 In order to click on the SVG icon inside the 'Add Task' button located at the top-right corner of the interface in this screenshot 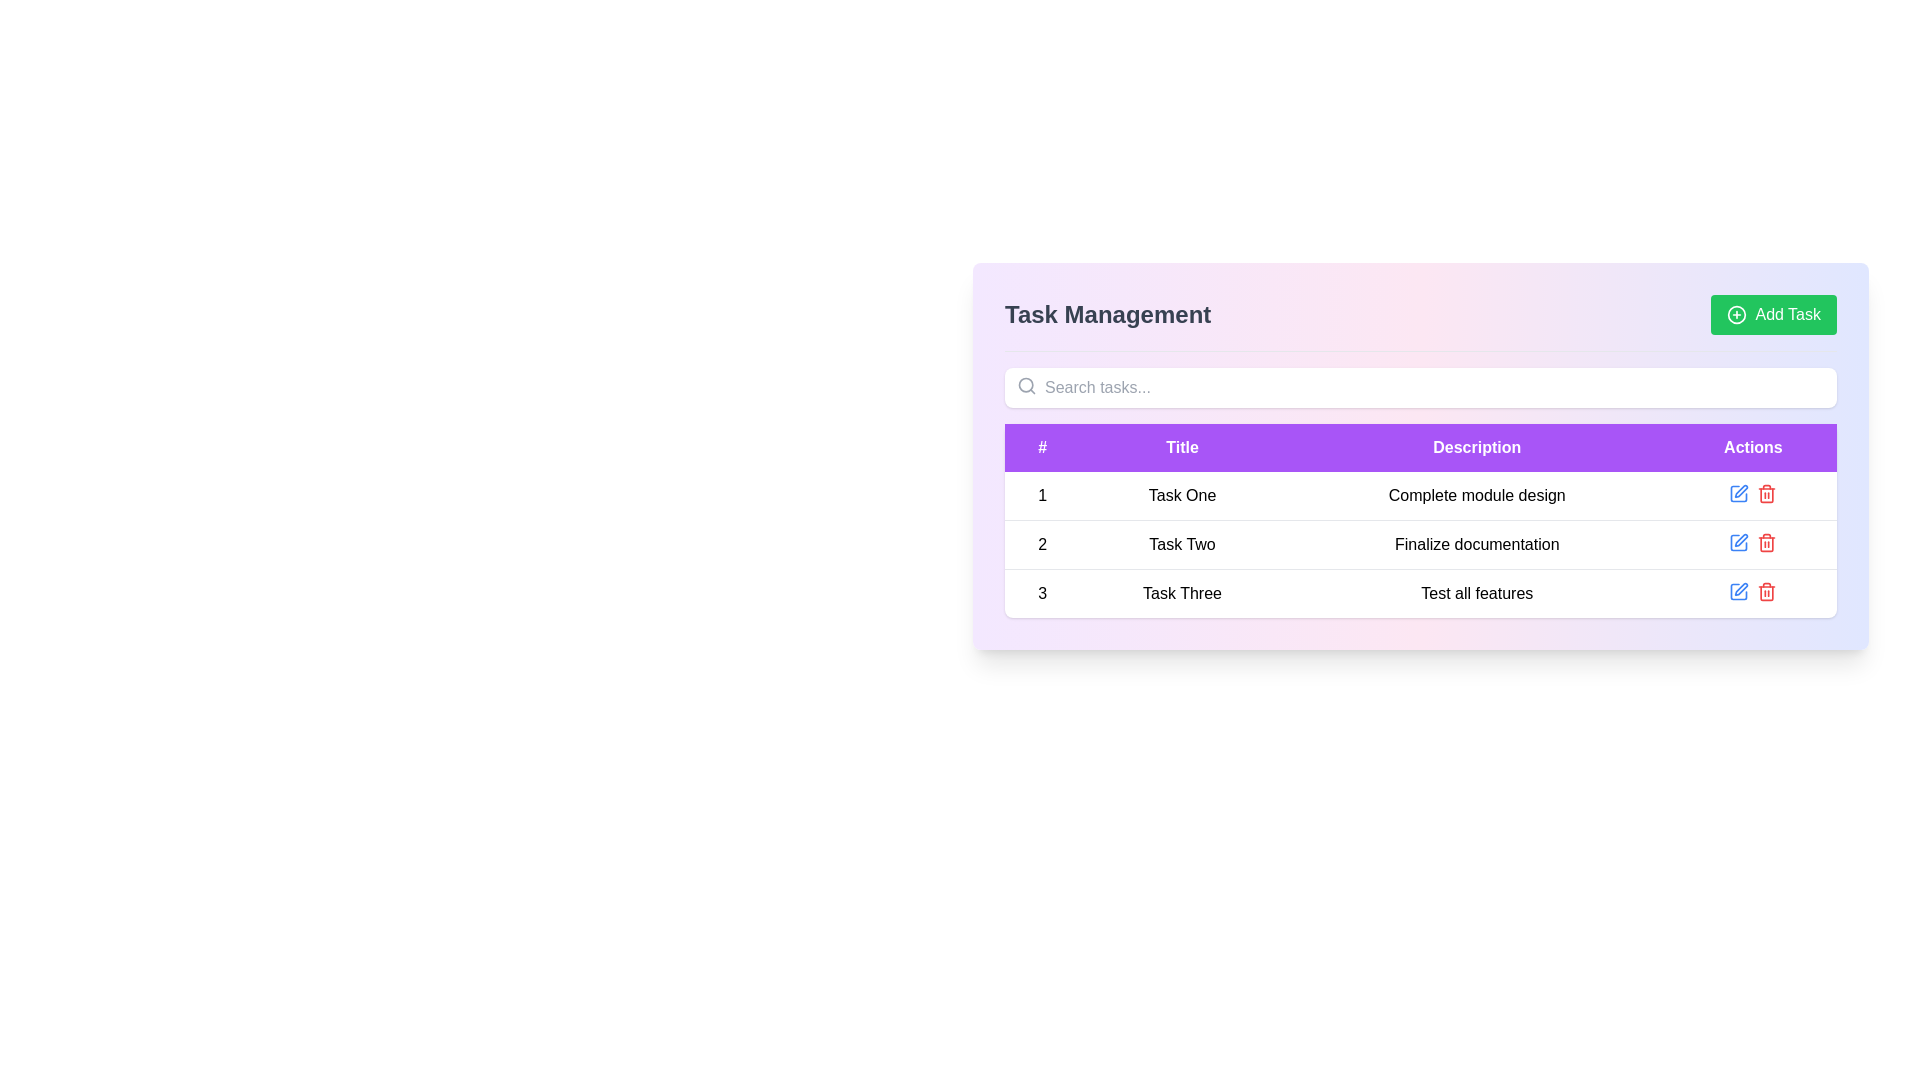, I will do `click(1736, 315)`.